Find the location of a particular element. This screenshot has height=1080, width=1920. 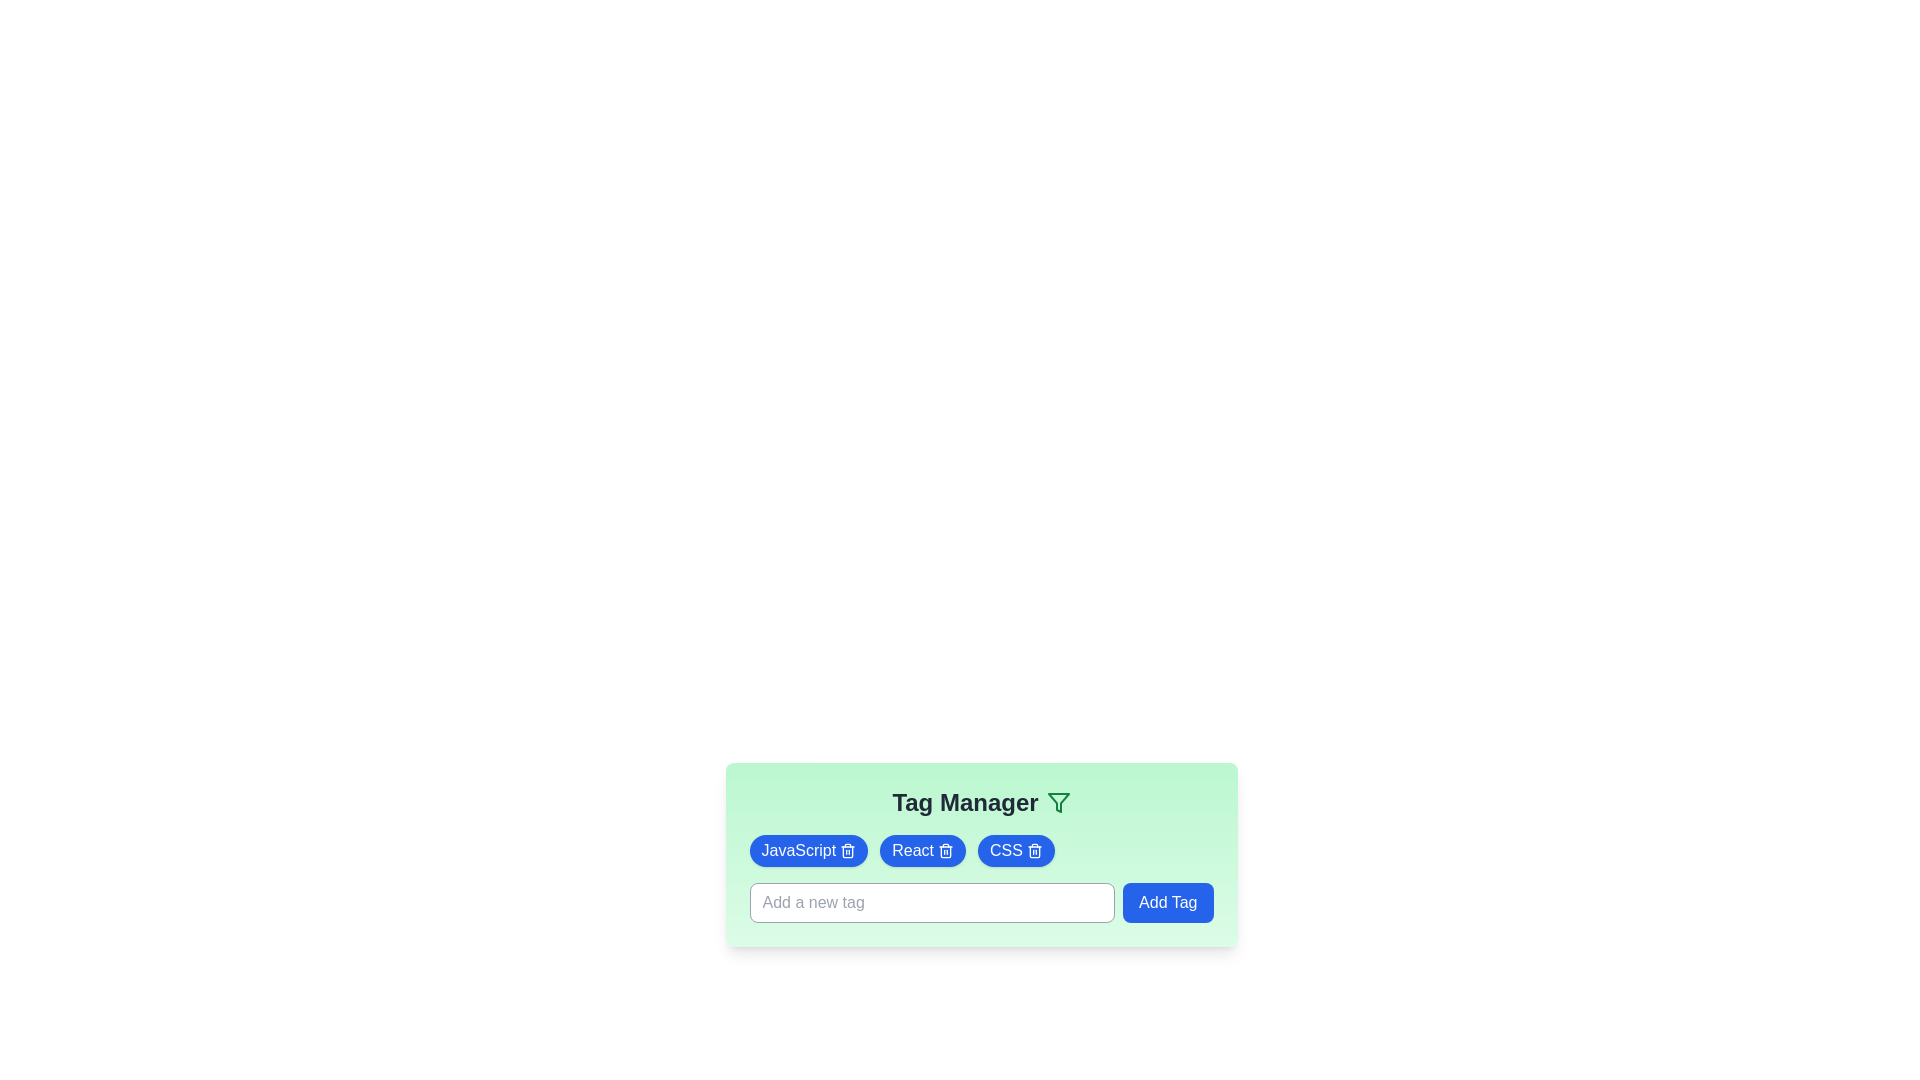

the green funnel-shaped icon located to the right of the 'Tag Manager' text in the header area is located at coordinates (1057, 801).